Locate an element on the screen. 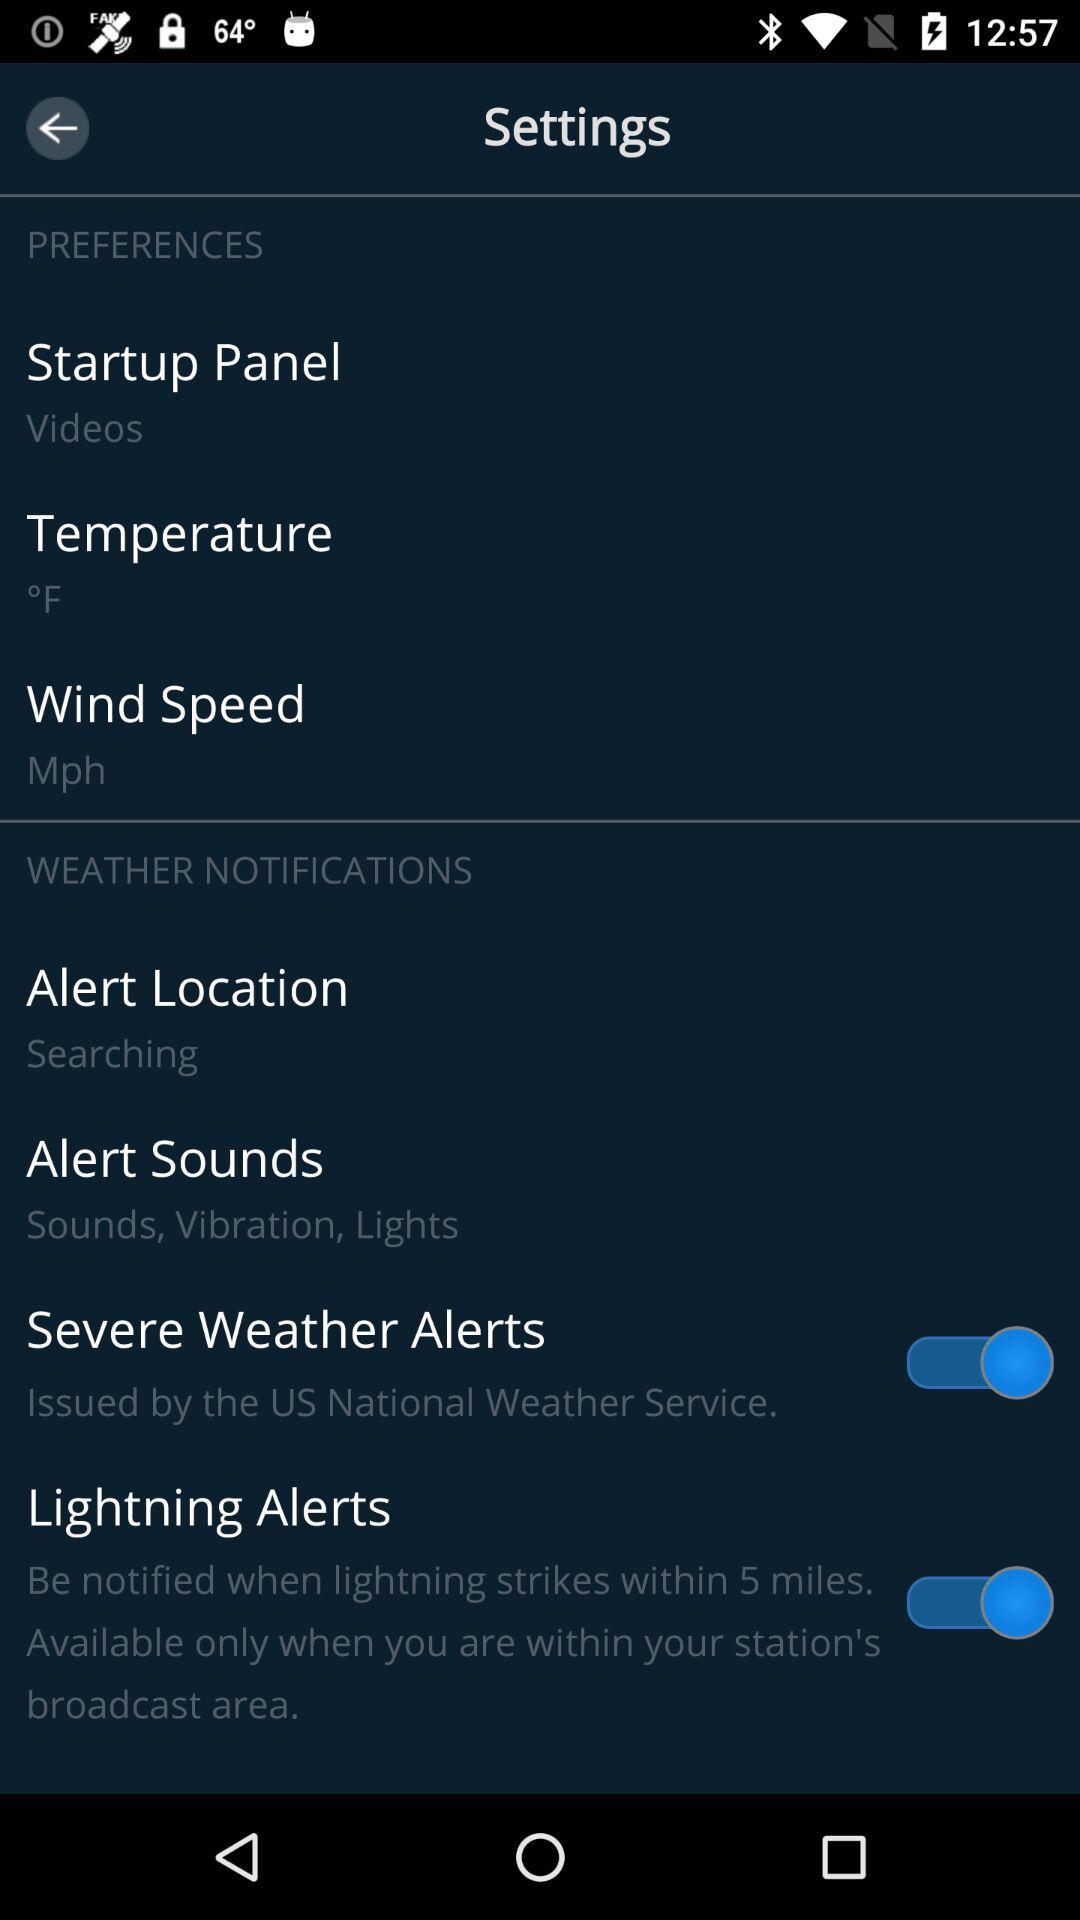  icon below the weather notifications is located at coordinates (540, 1017).